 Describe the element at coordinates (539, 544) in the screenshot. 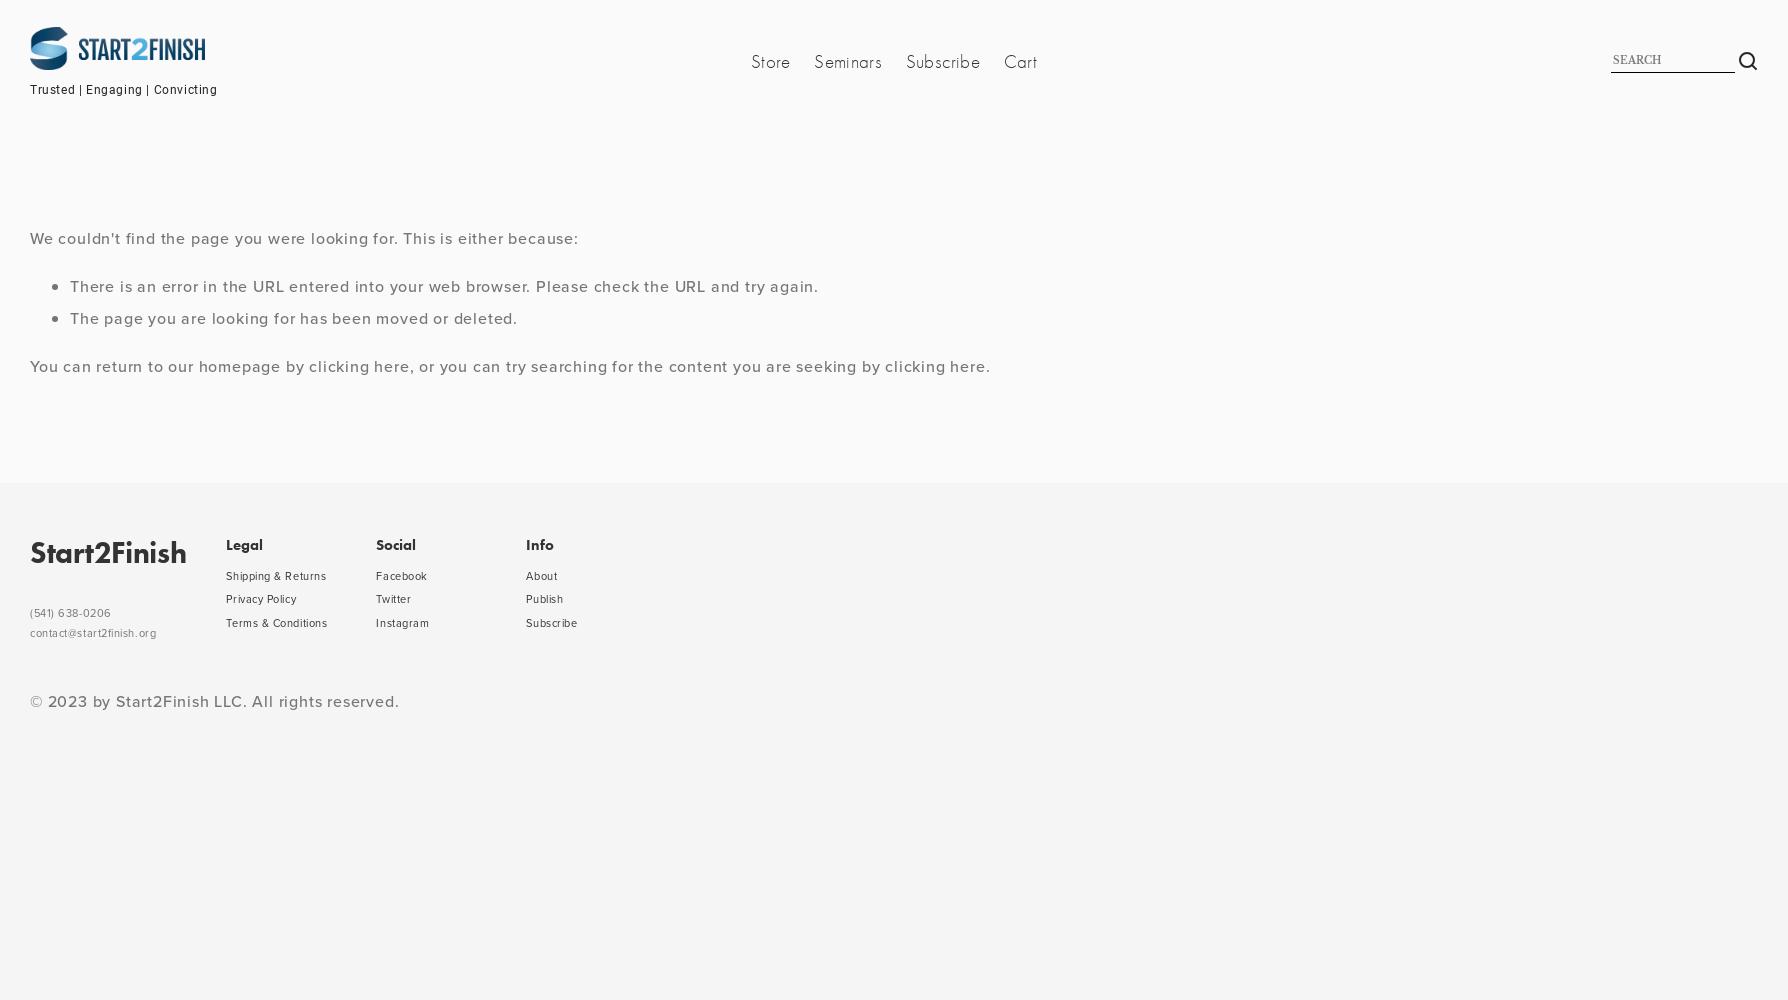

I see `'Info'` at that location.